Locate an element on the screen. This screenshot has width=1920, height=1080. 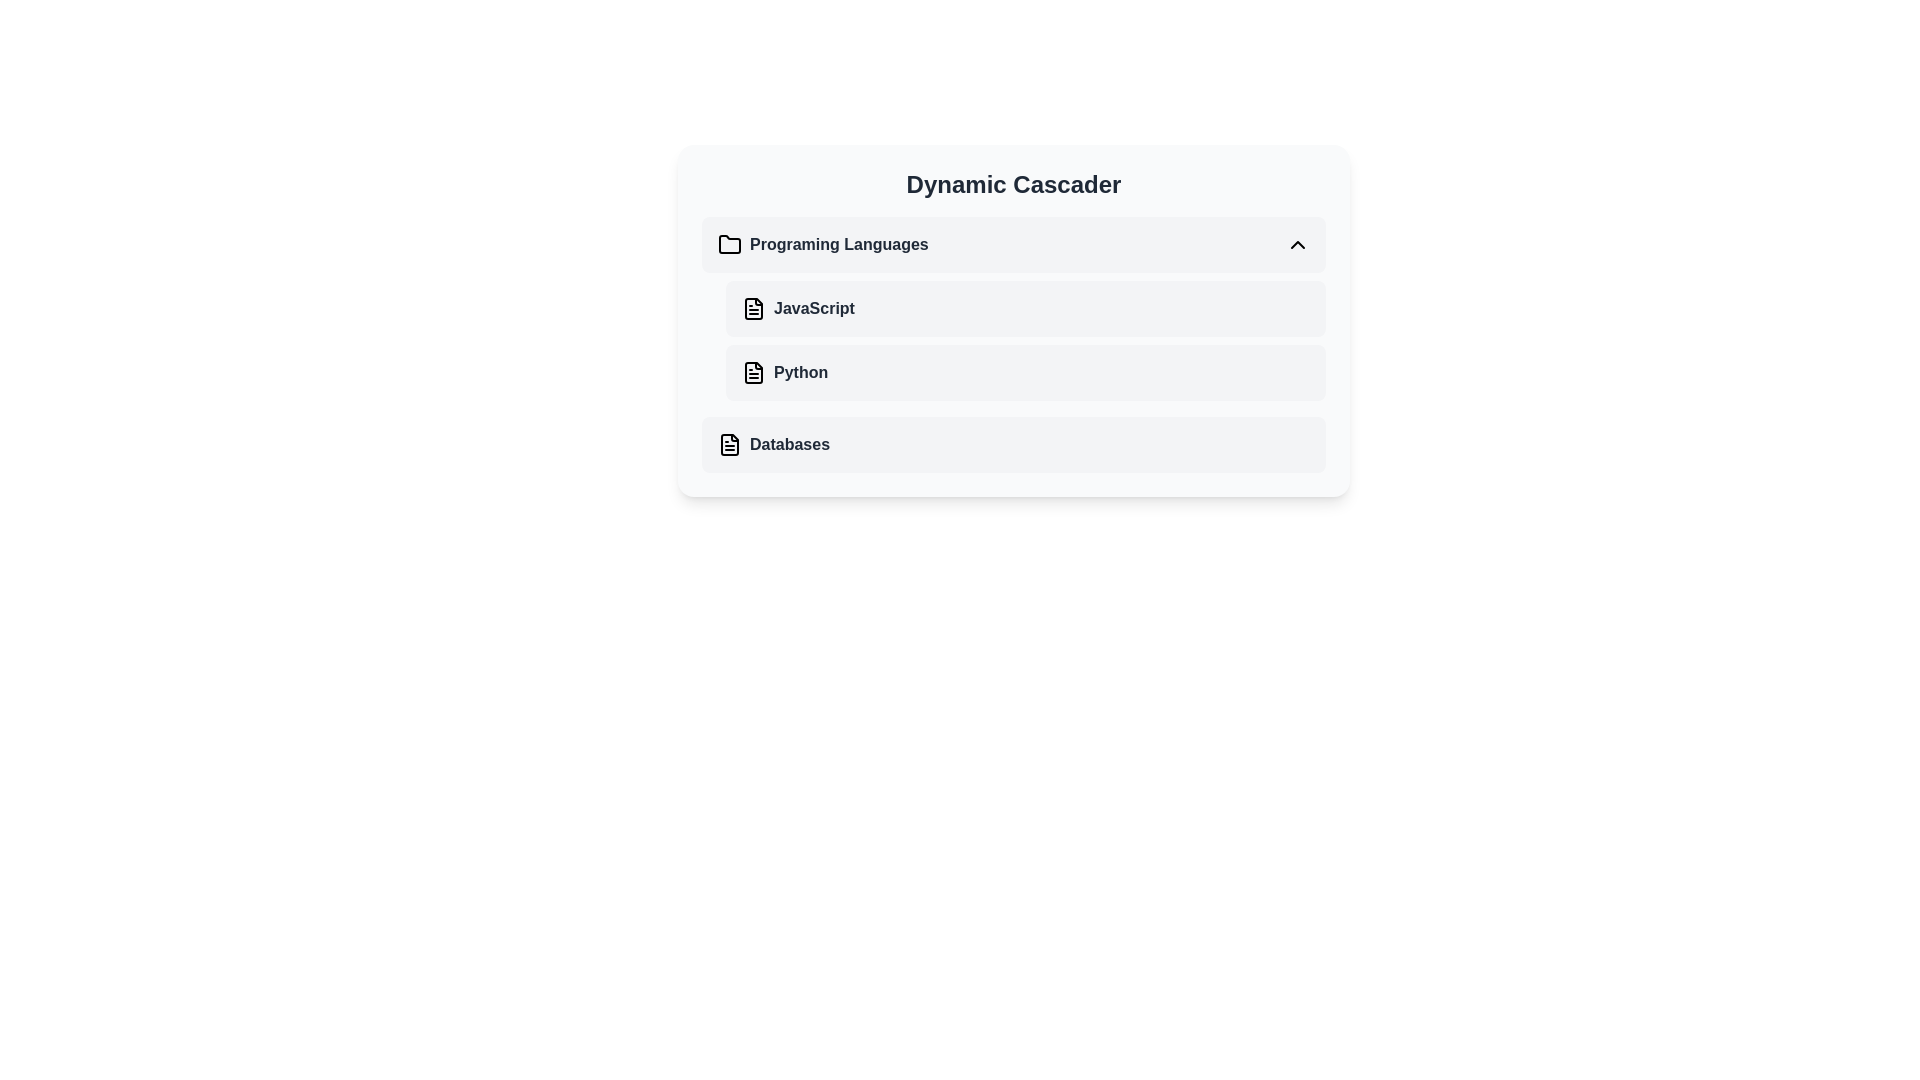
the document icon representing the 'JavaScript' option for interaction is located at coordinates (752, 308).